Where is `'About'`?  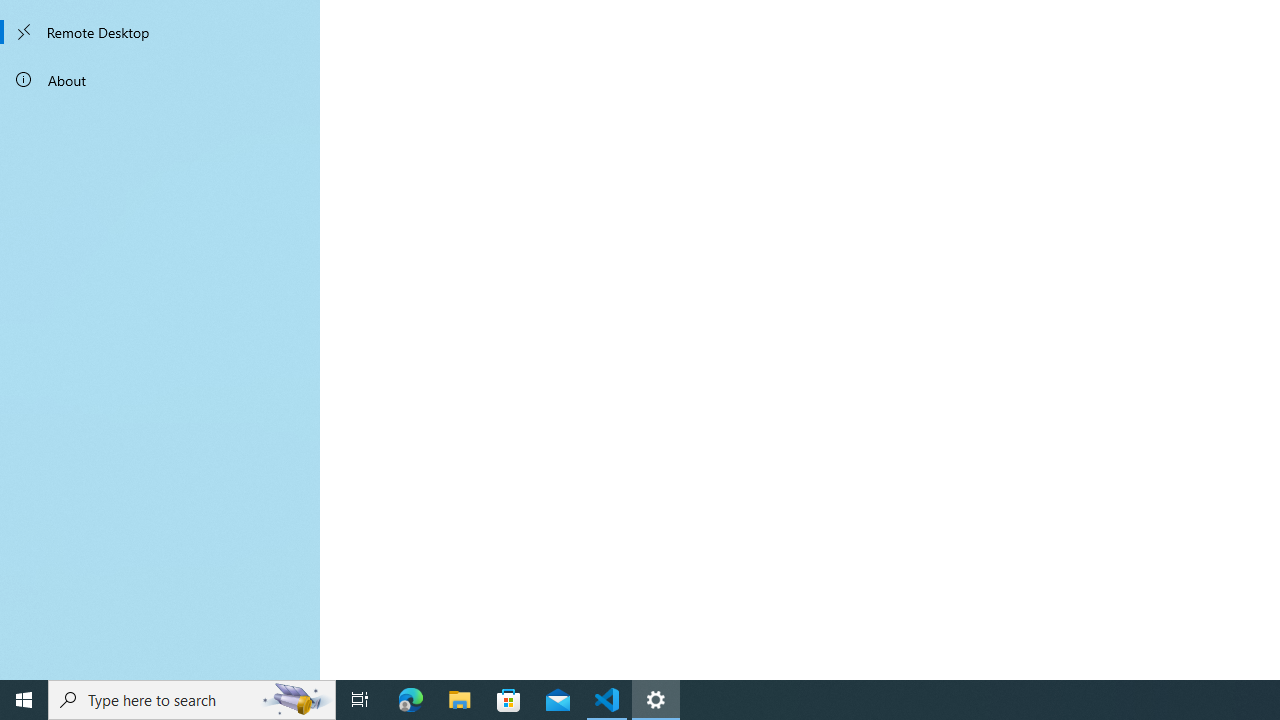
'About' is located at coordinates (160, 78).